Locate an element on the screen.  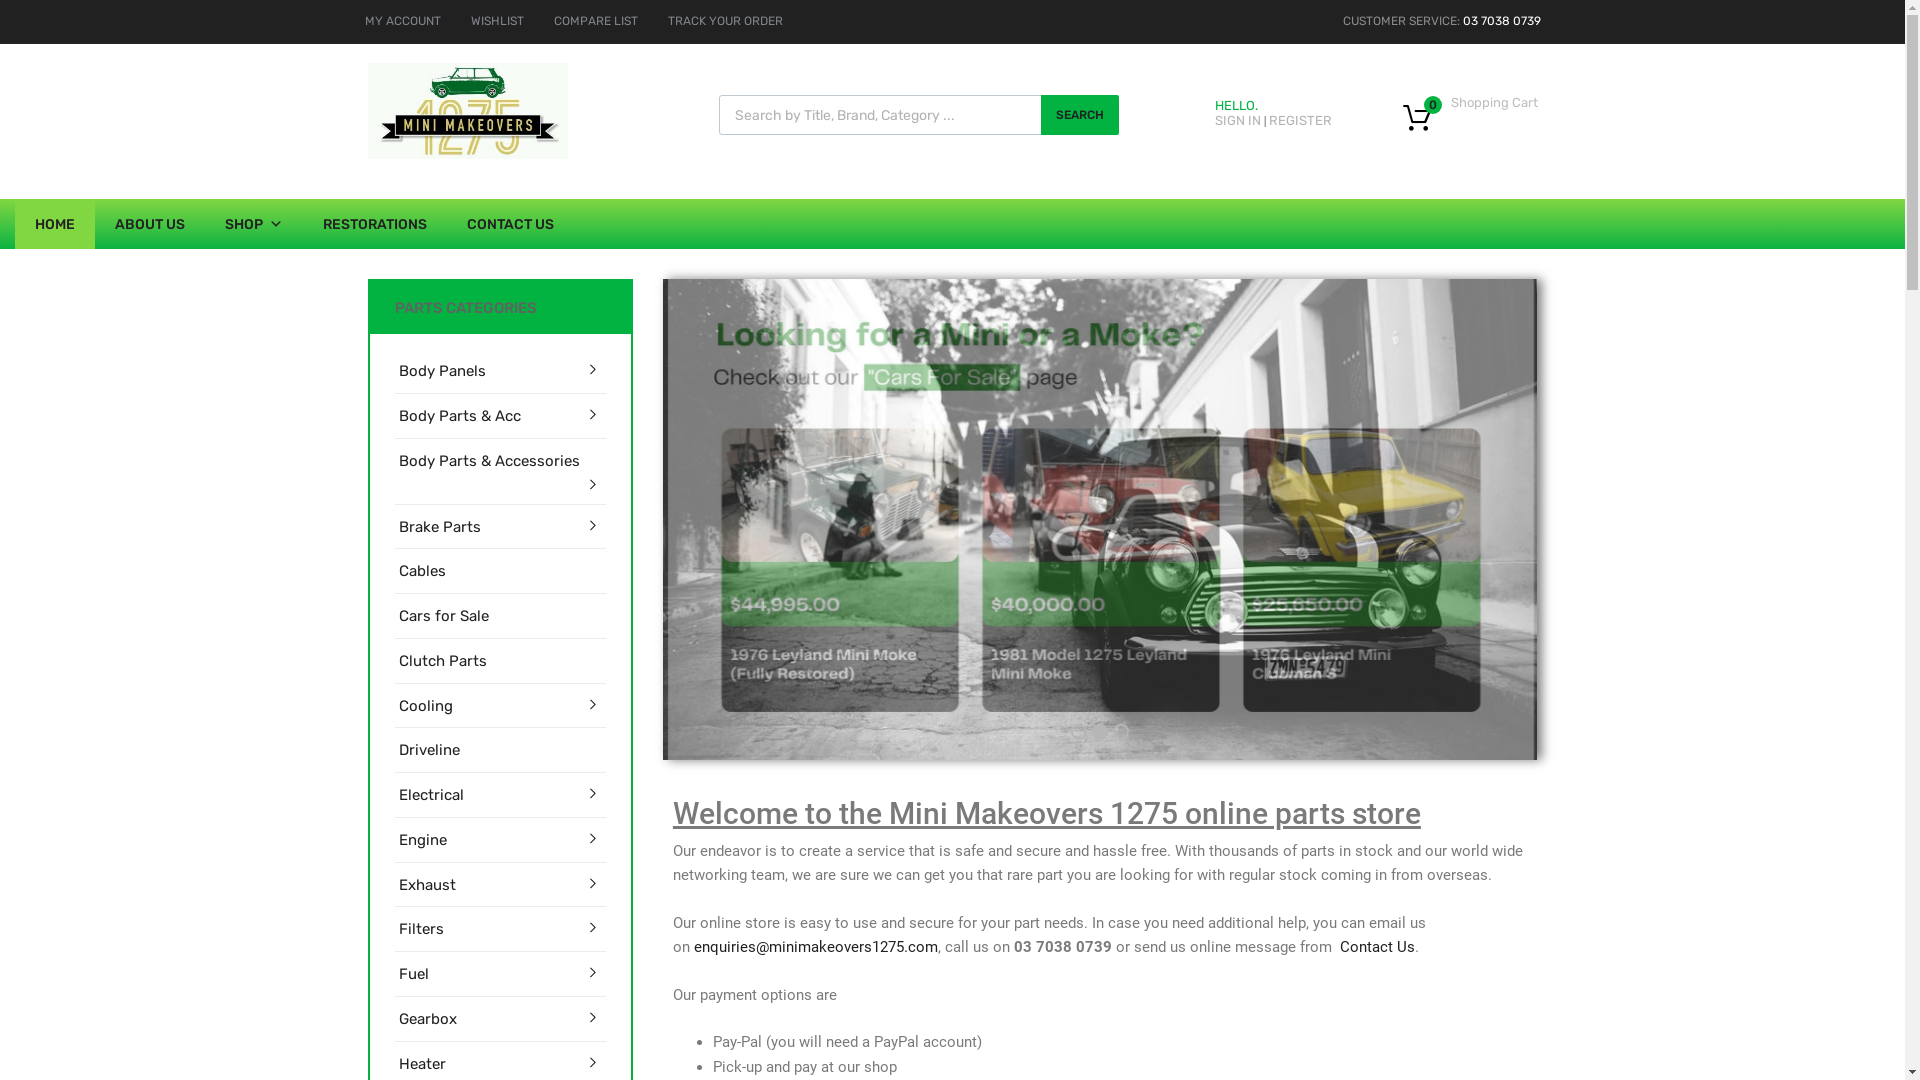
'Body Parts & Acc' is located at coordinates (458, 415).